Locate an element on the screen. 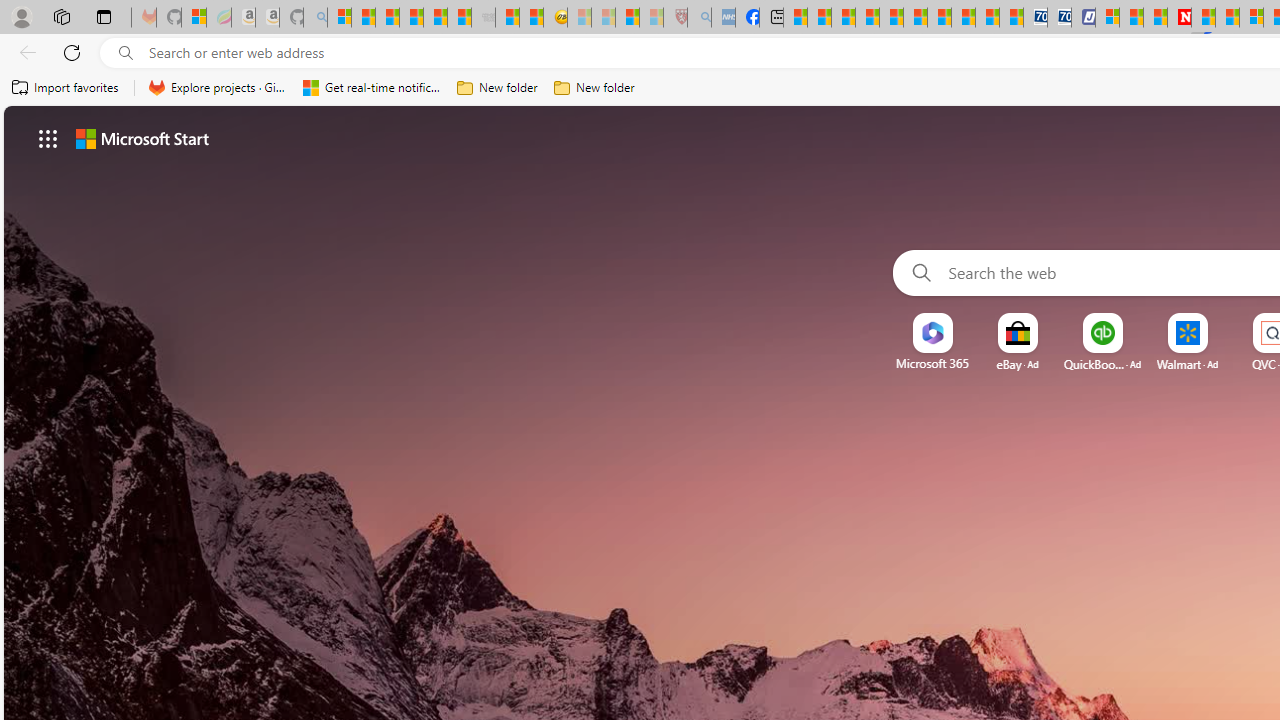 This screenshot has width=1280, height=720. 'Science - MSN' is located at coordinates (626, 17).